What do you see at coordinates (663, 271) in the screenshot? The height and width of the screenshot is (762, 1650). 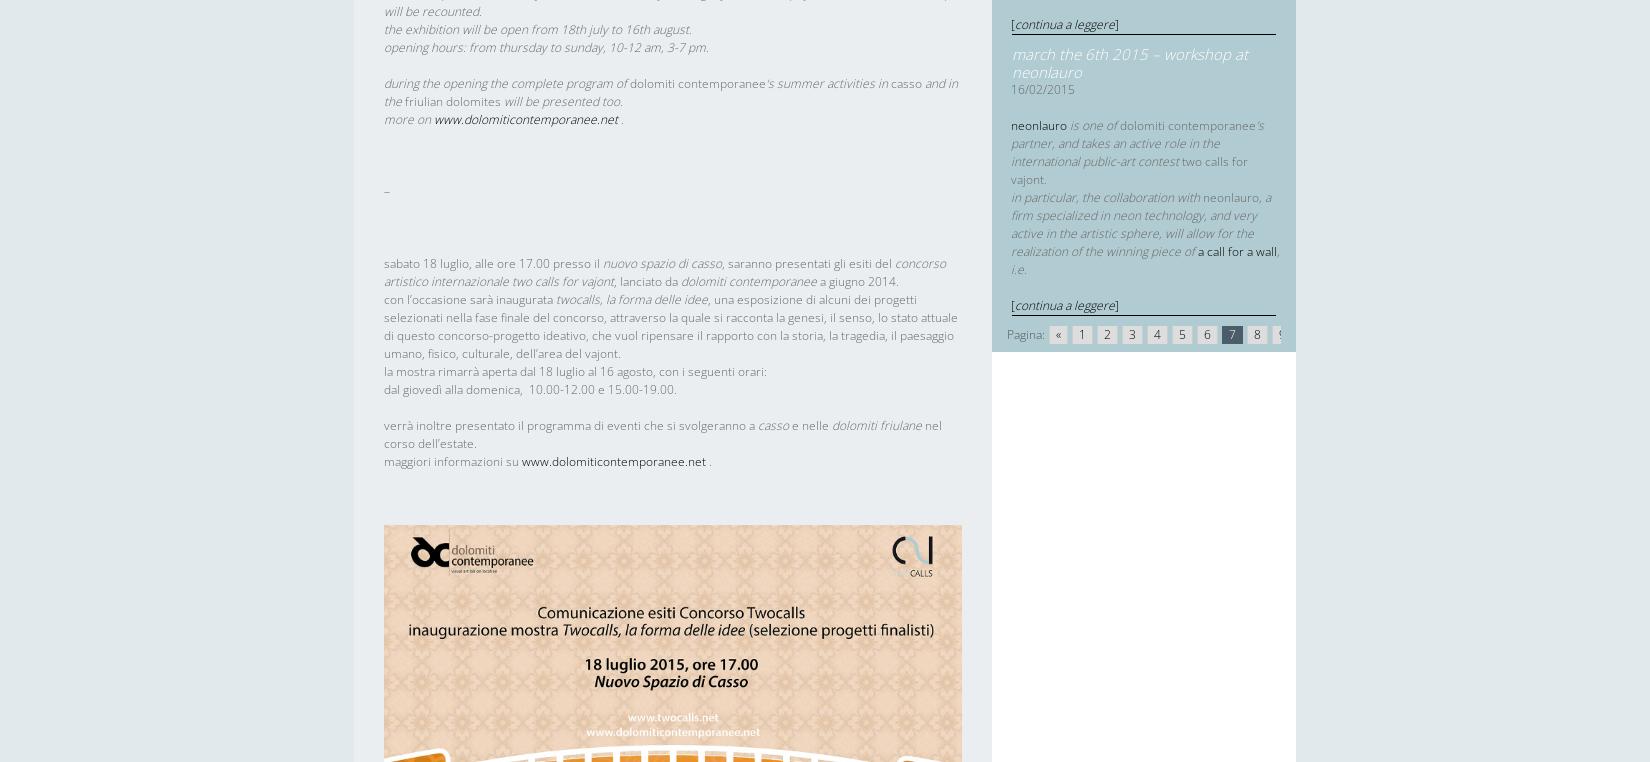 I see `'Concorso Artistico Internazionale Two calls for Vajont'` at bounding box center [663, 271].